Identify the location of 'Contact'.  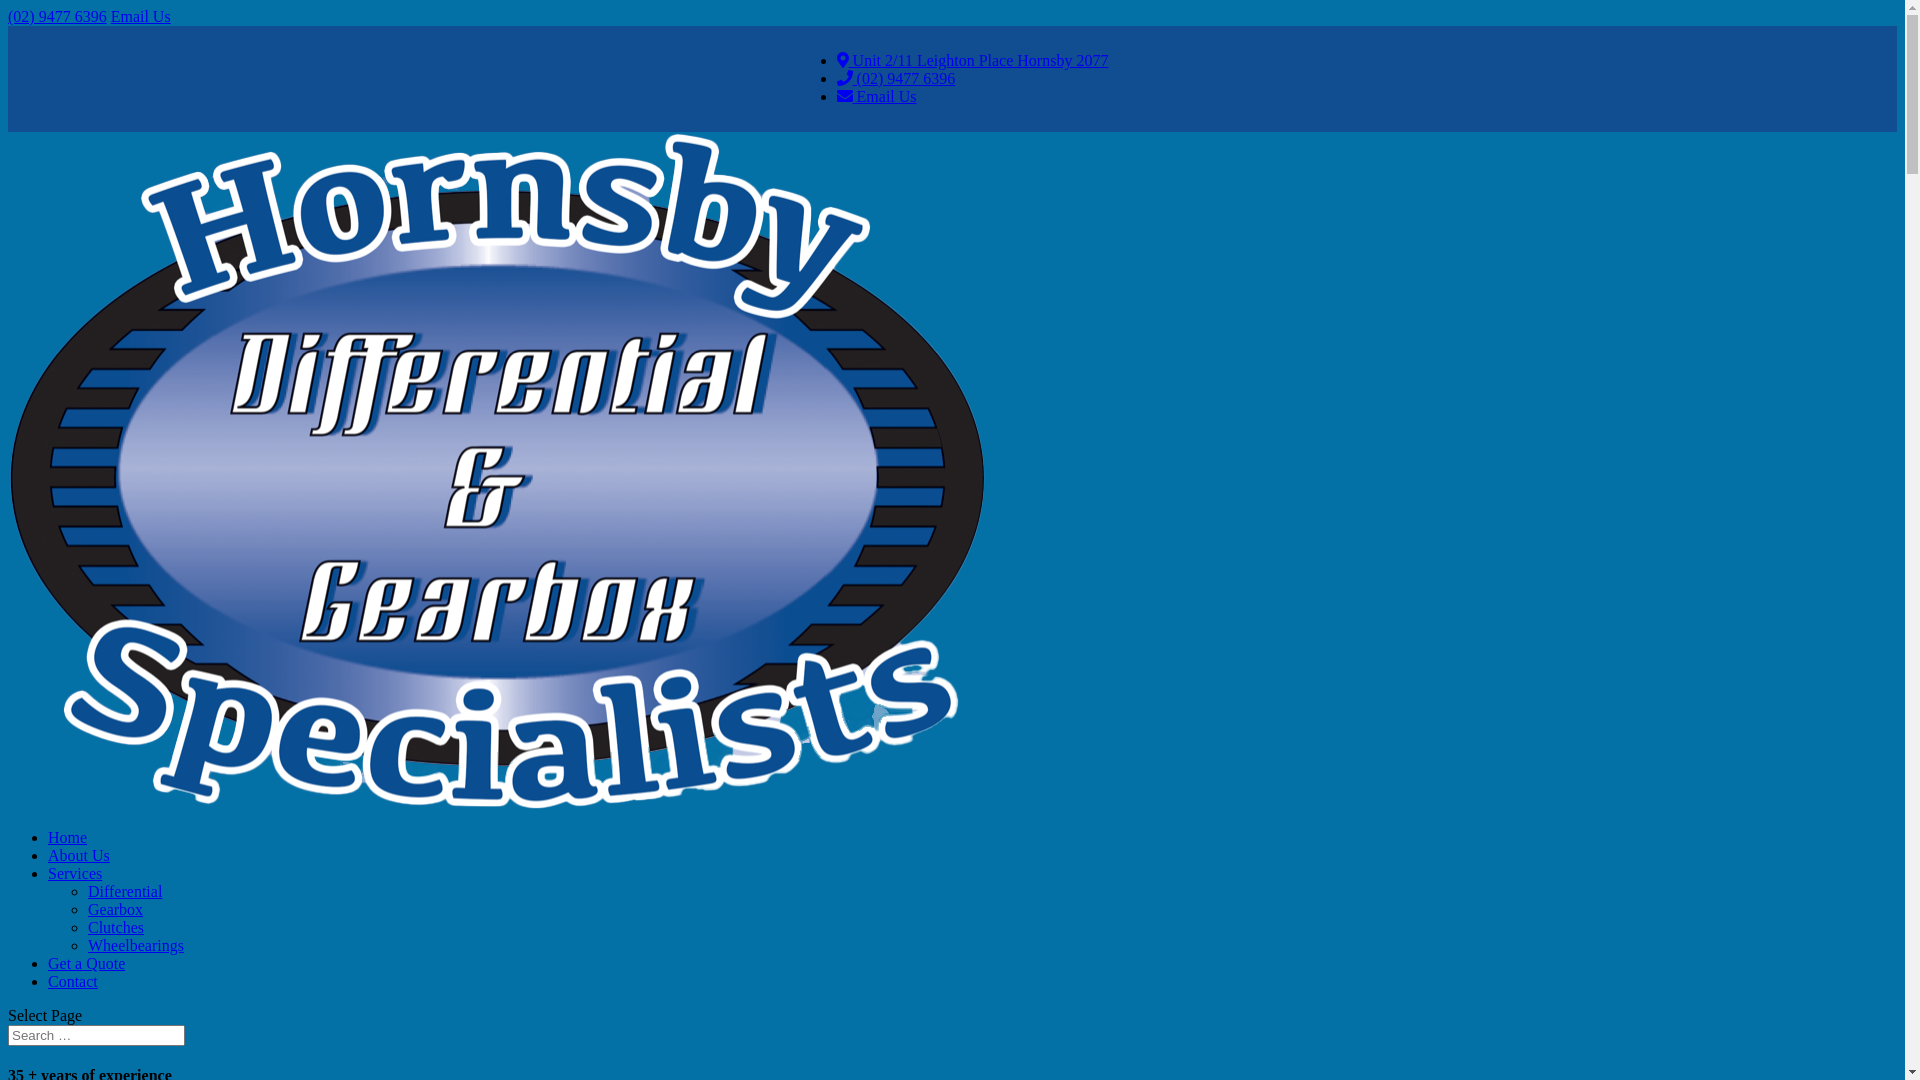
(72, 980).